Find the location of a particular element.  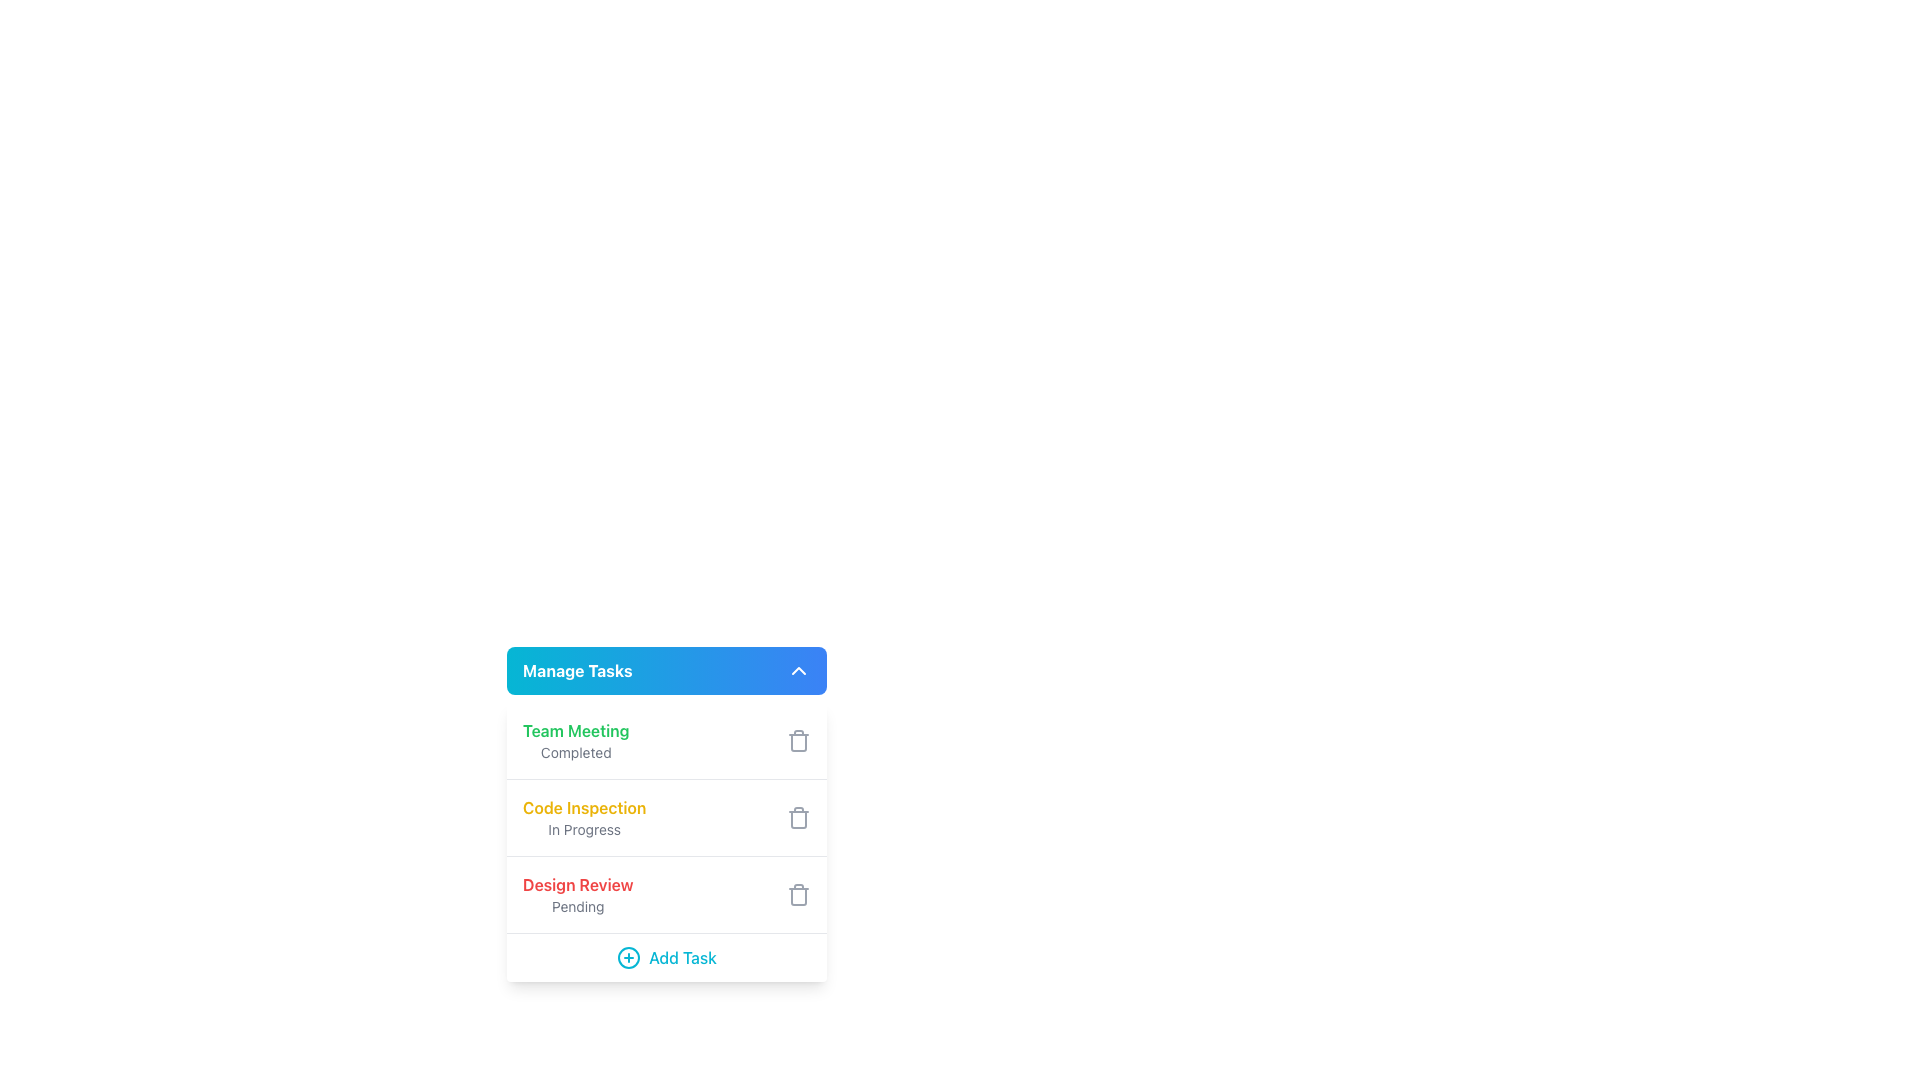

the circular interactive graphical icon located at the bottom of the task management panel, to the left of the 'Add Task' text label is located at coordinates (627, 956).